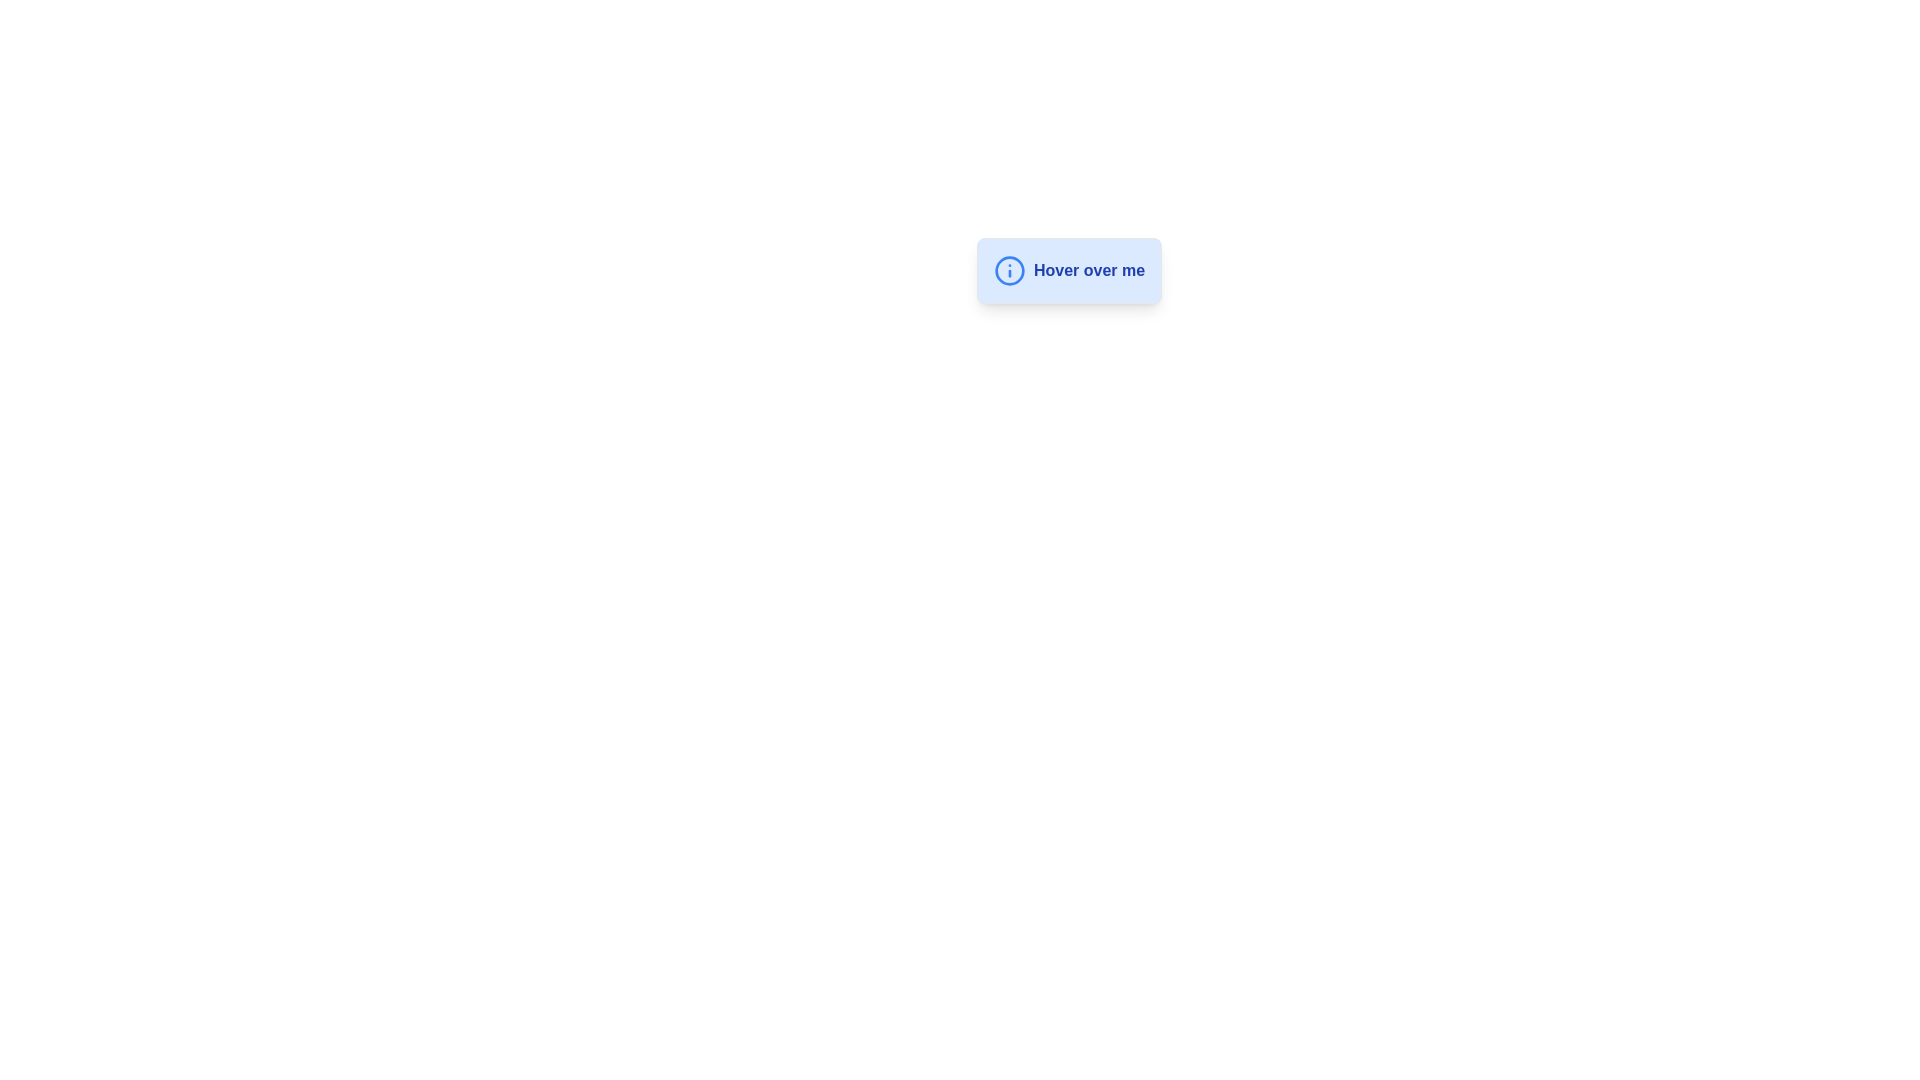 The width and height of the screenshot is (1920, 1080). What do you see at coordinates (1088, 270) in the screenshot?
I see `the text label that reads 'Hover over me', which is styled with a blue font color and bold formatting, located inside a light blue rounded rectangle` at bounding box center [1088, 270].